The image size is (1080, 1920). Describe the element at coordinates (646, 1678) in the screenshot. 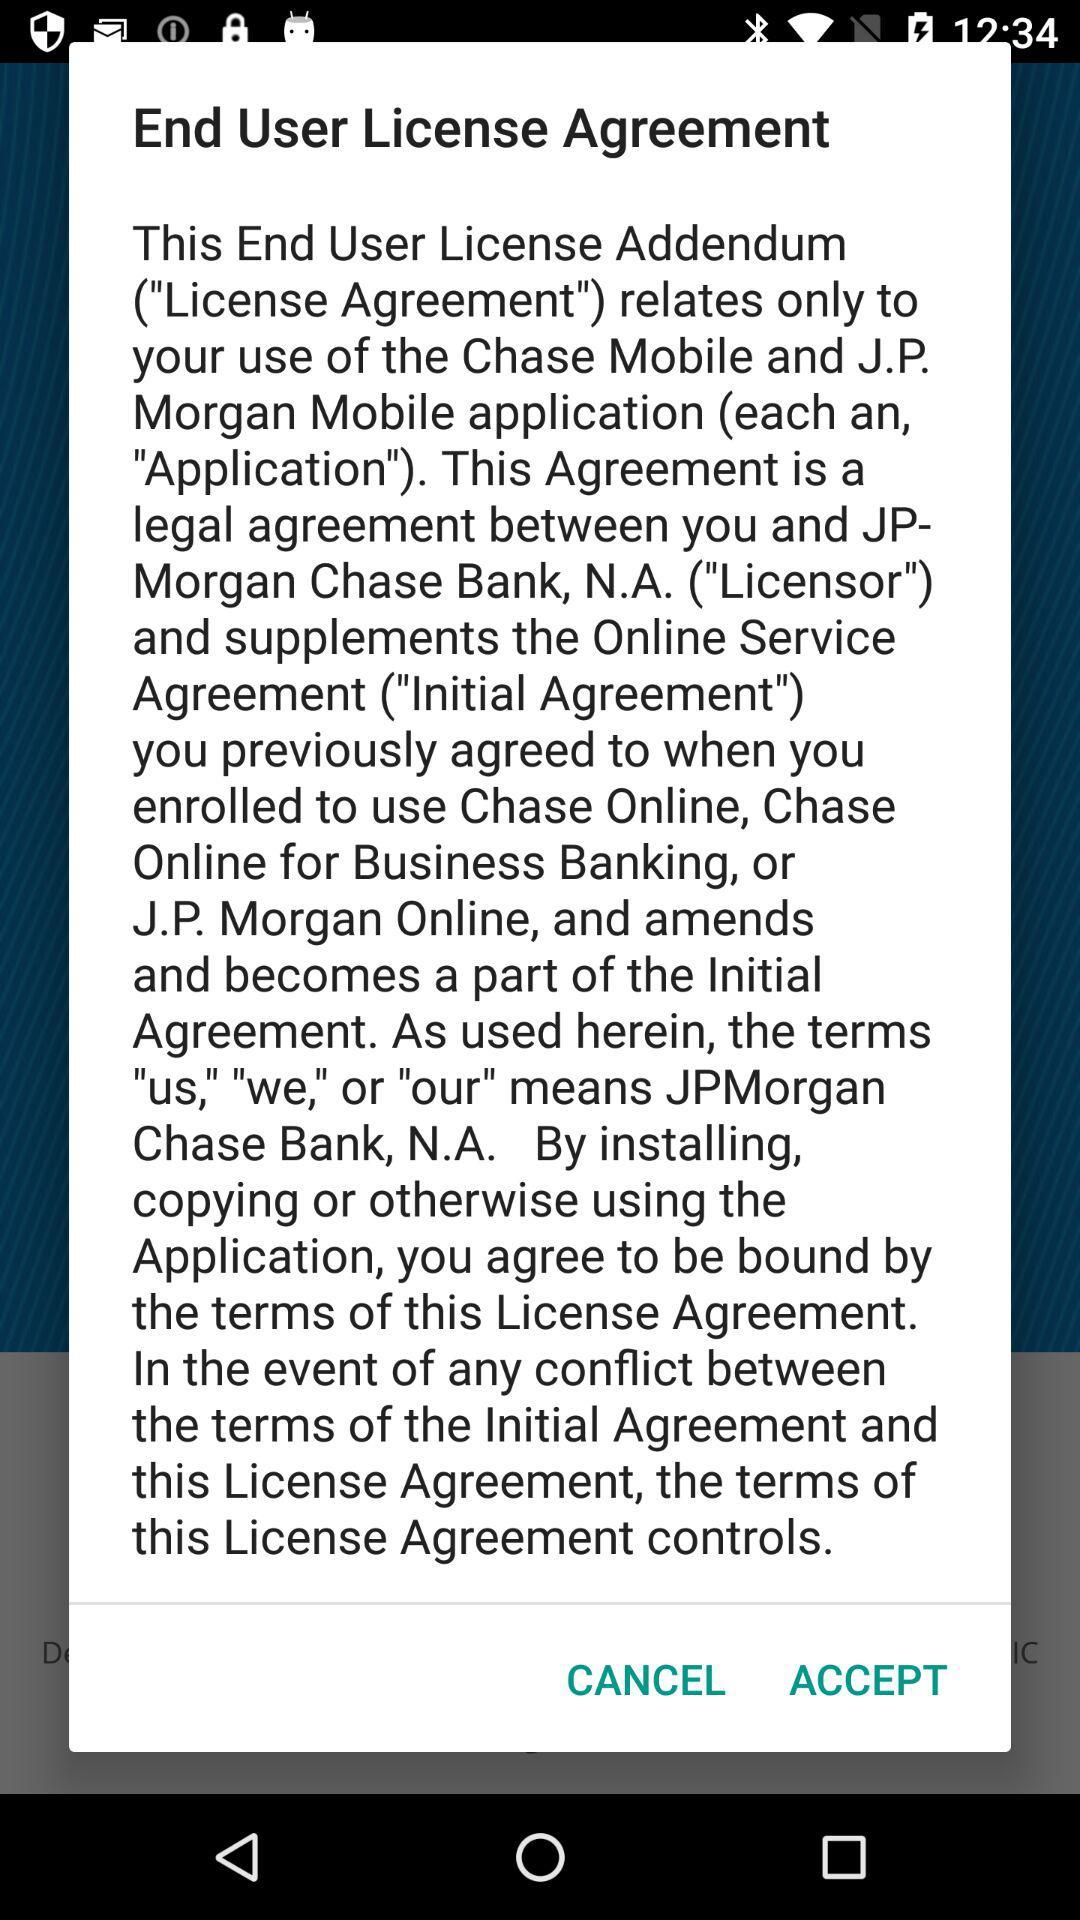

I see `the cancel item` at that location.